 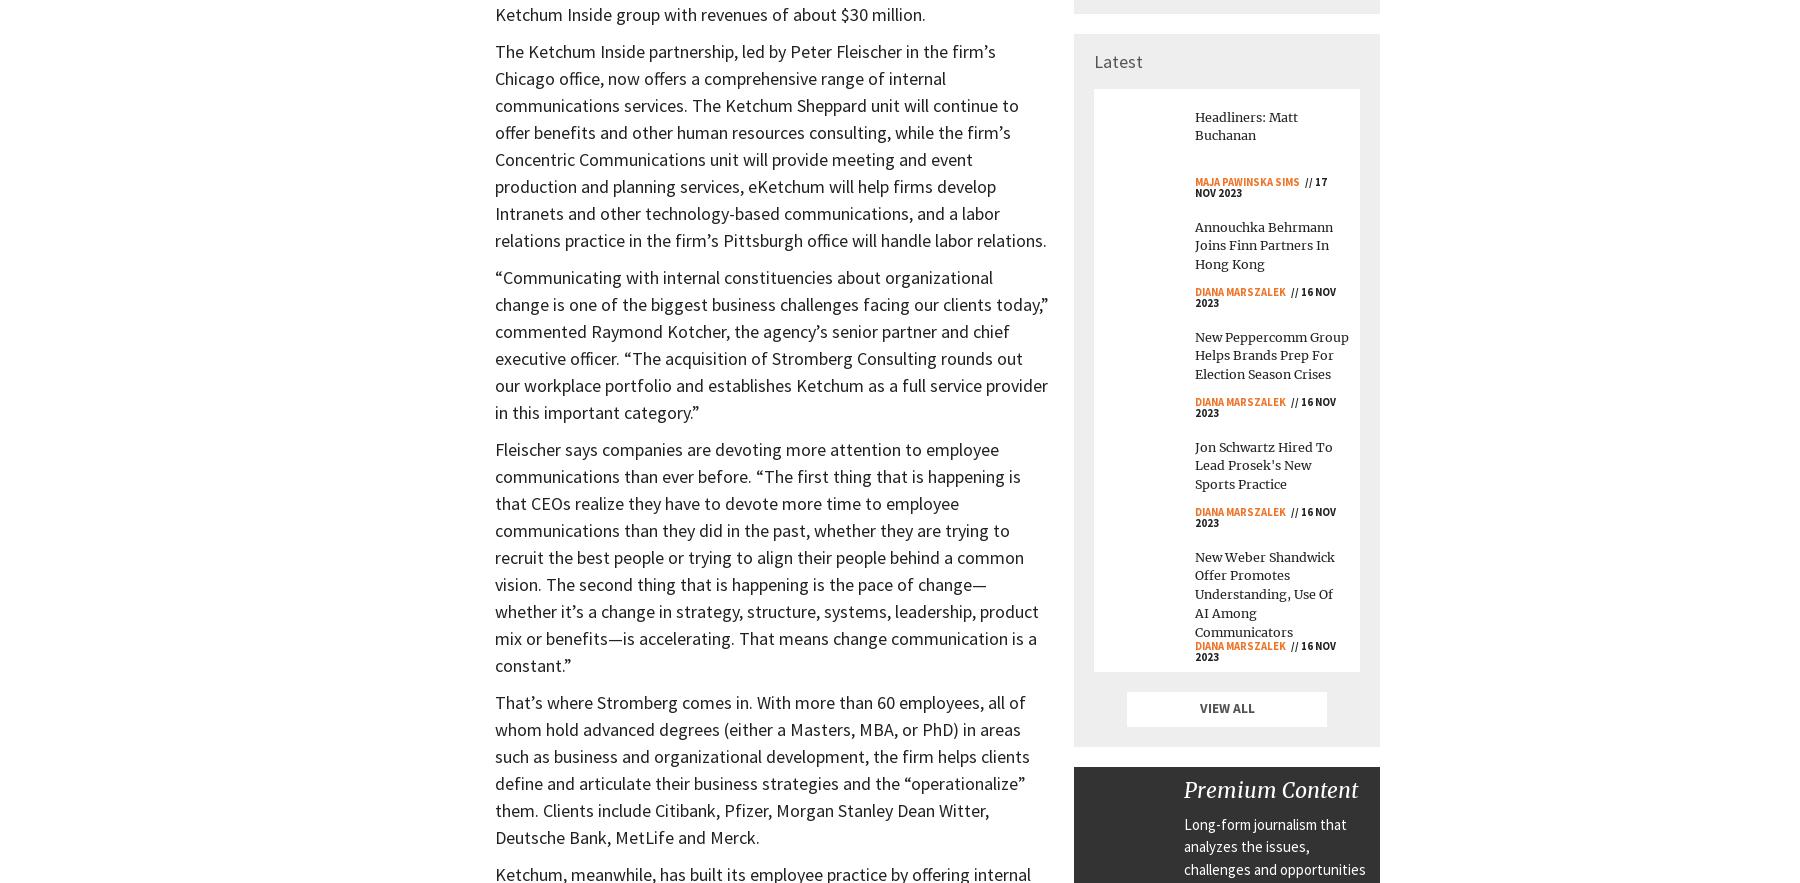 What do you see at coordinates (765, 557) in the screenshot?
I see `'Fleischer says companies are devoting more attention to employee communications than ever before. “The first thing that is happening is that CEOs realize they have to devote more time to employee communications than they did in the past, whether they are trying to recruit the best people or trying to align their people behind a common vision. The second thing that is happening is the pace of change— whether it’s a change in strategy, structure, systems, leadership, product mix or benefits—is accelerating. That means change communication is a constant.”'` at bounding box center [765, 557].